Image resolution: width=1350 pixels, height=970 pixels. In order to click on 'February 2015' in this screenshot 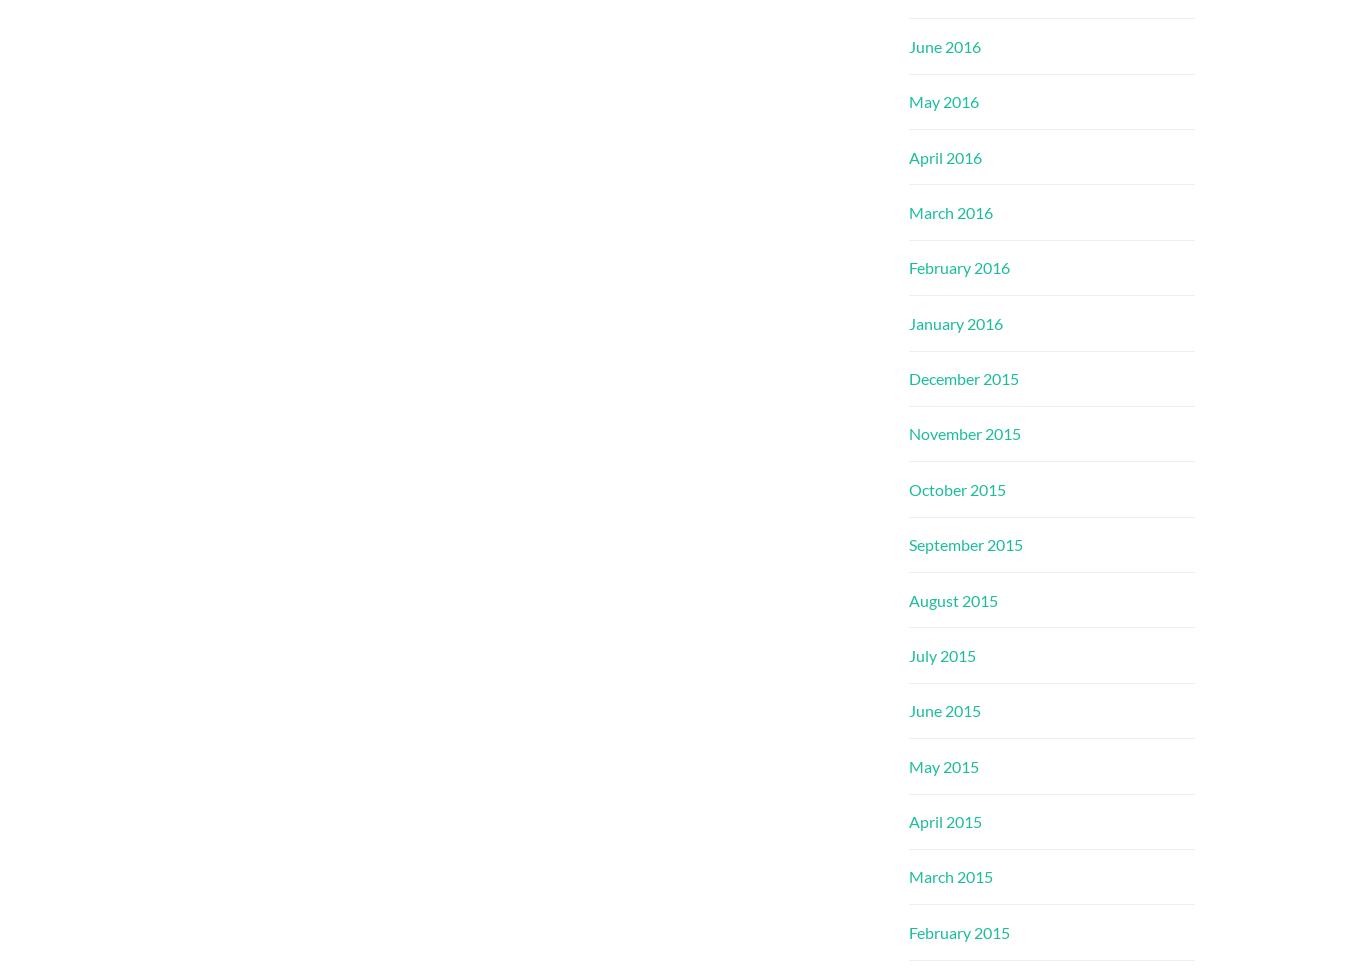, I will do `click(958, 930)`.